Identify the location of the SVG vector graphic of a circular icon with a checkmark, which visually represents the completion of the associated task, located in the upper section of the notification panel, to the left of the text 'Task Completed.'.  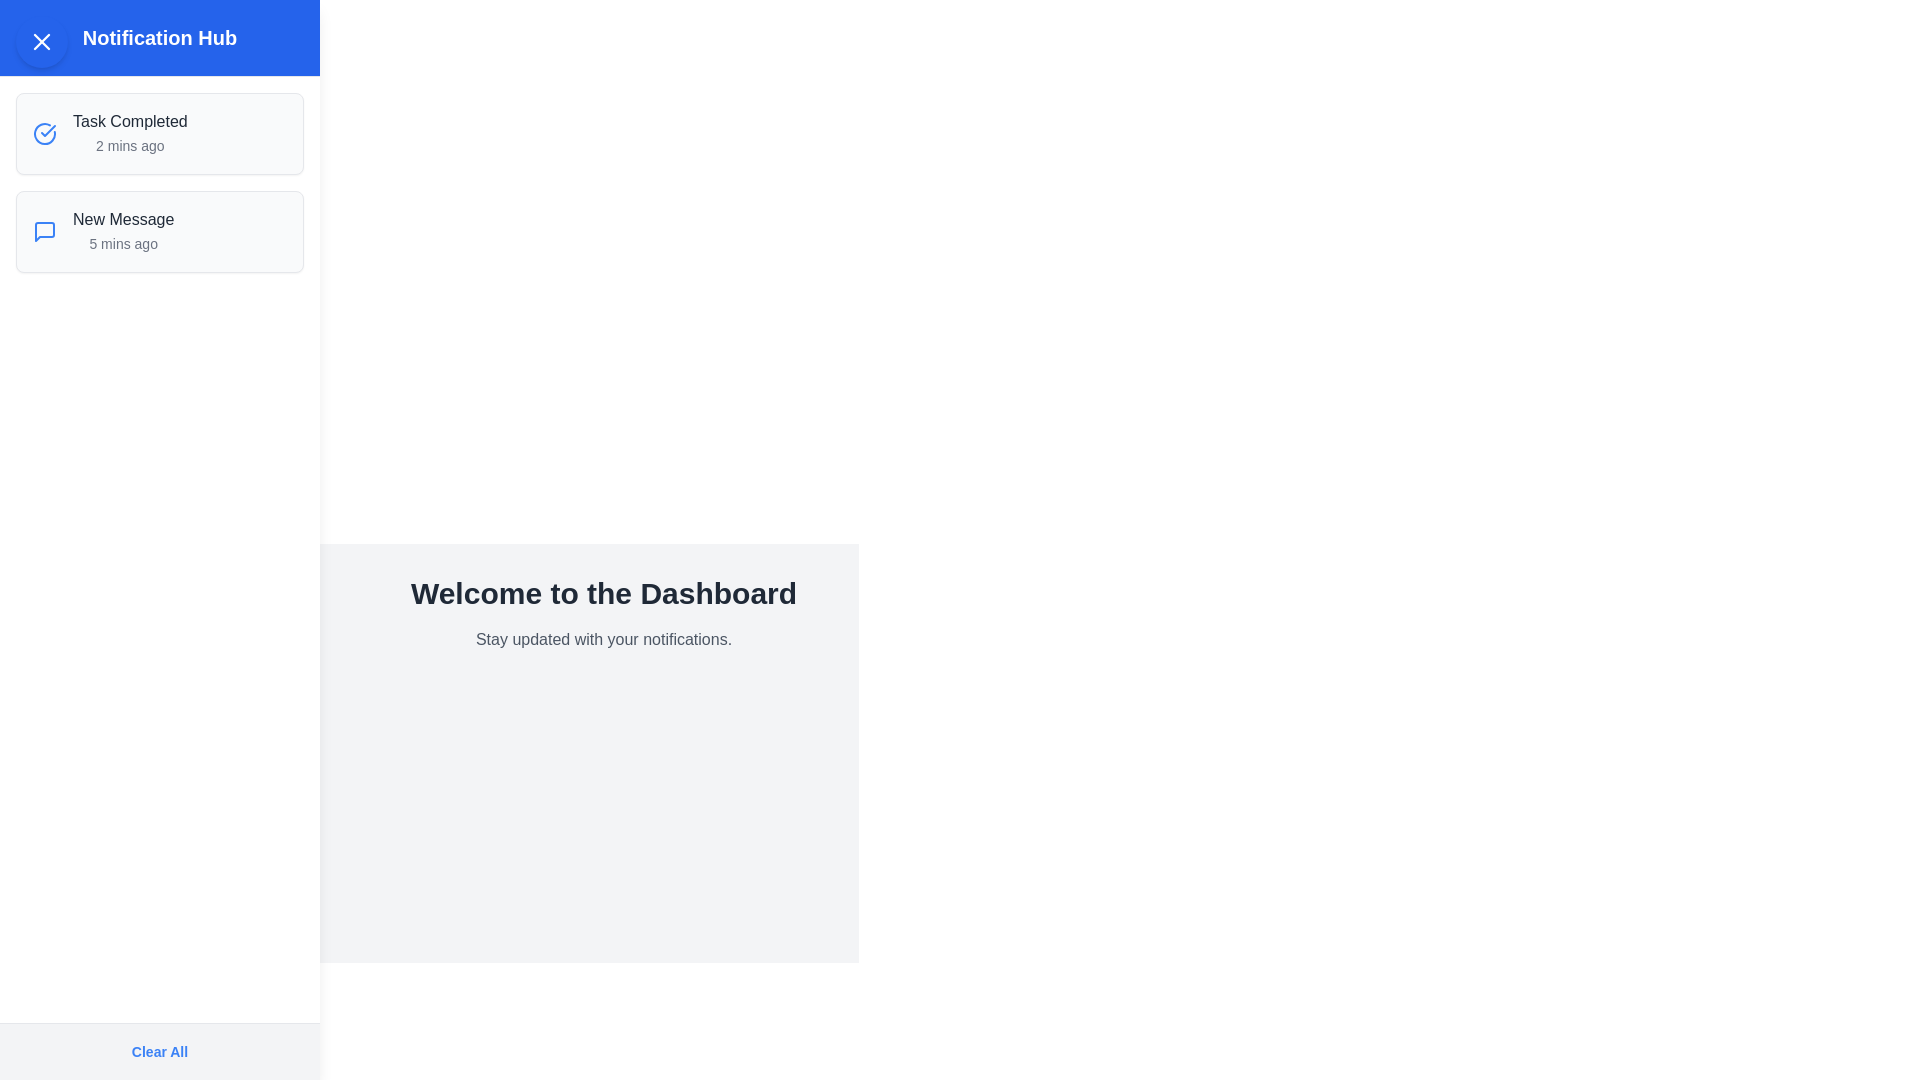
(44, 134).